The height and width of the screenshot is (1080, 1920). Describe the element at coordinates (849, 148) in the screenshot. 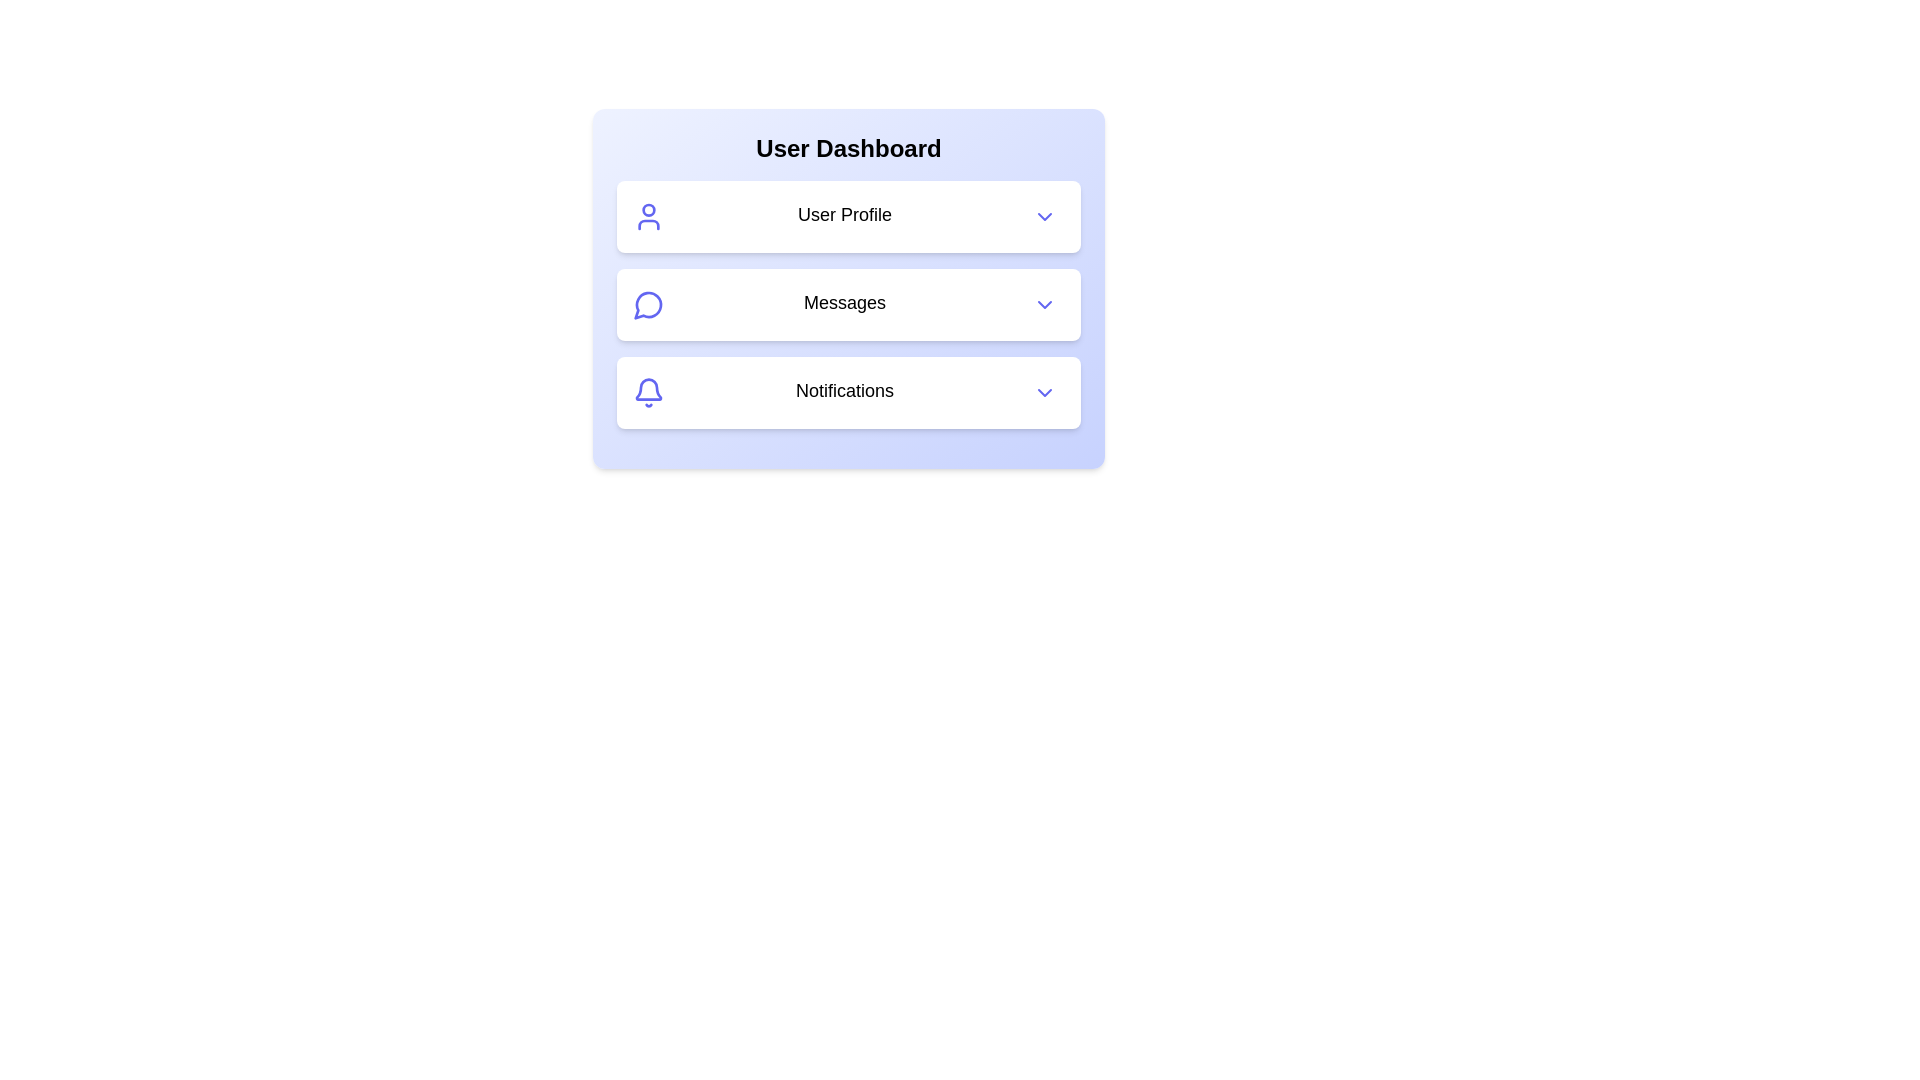

I see `the header text 'User Dashboard'` at that location.